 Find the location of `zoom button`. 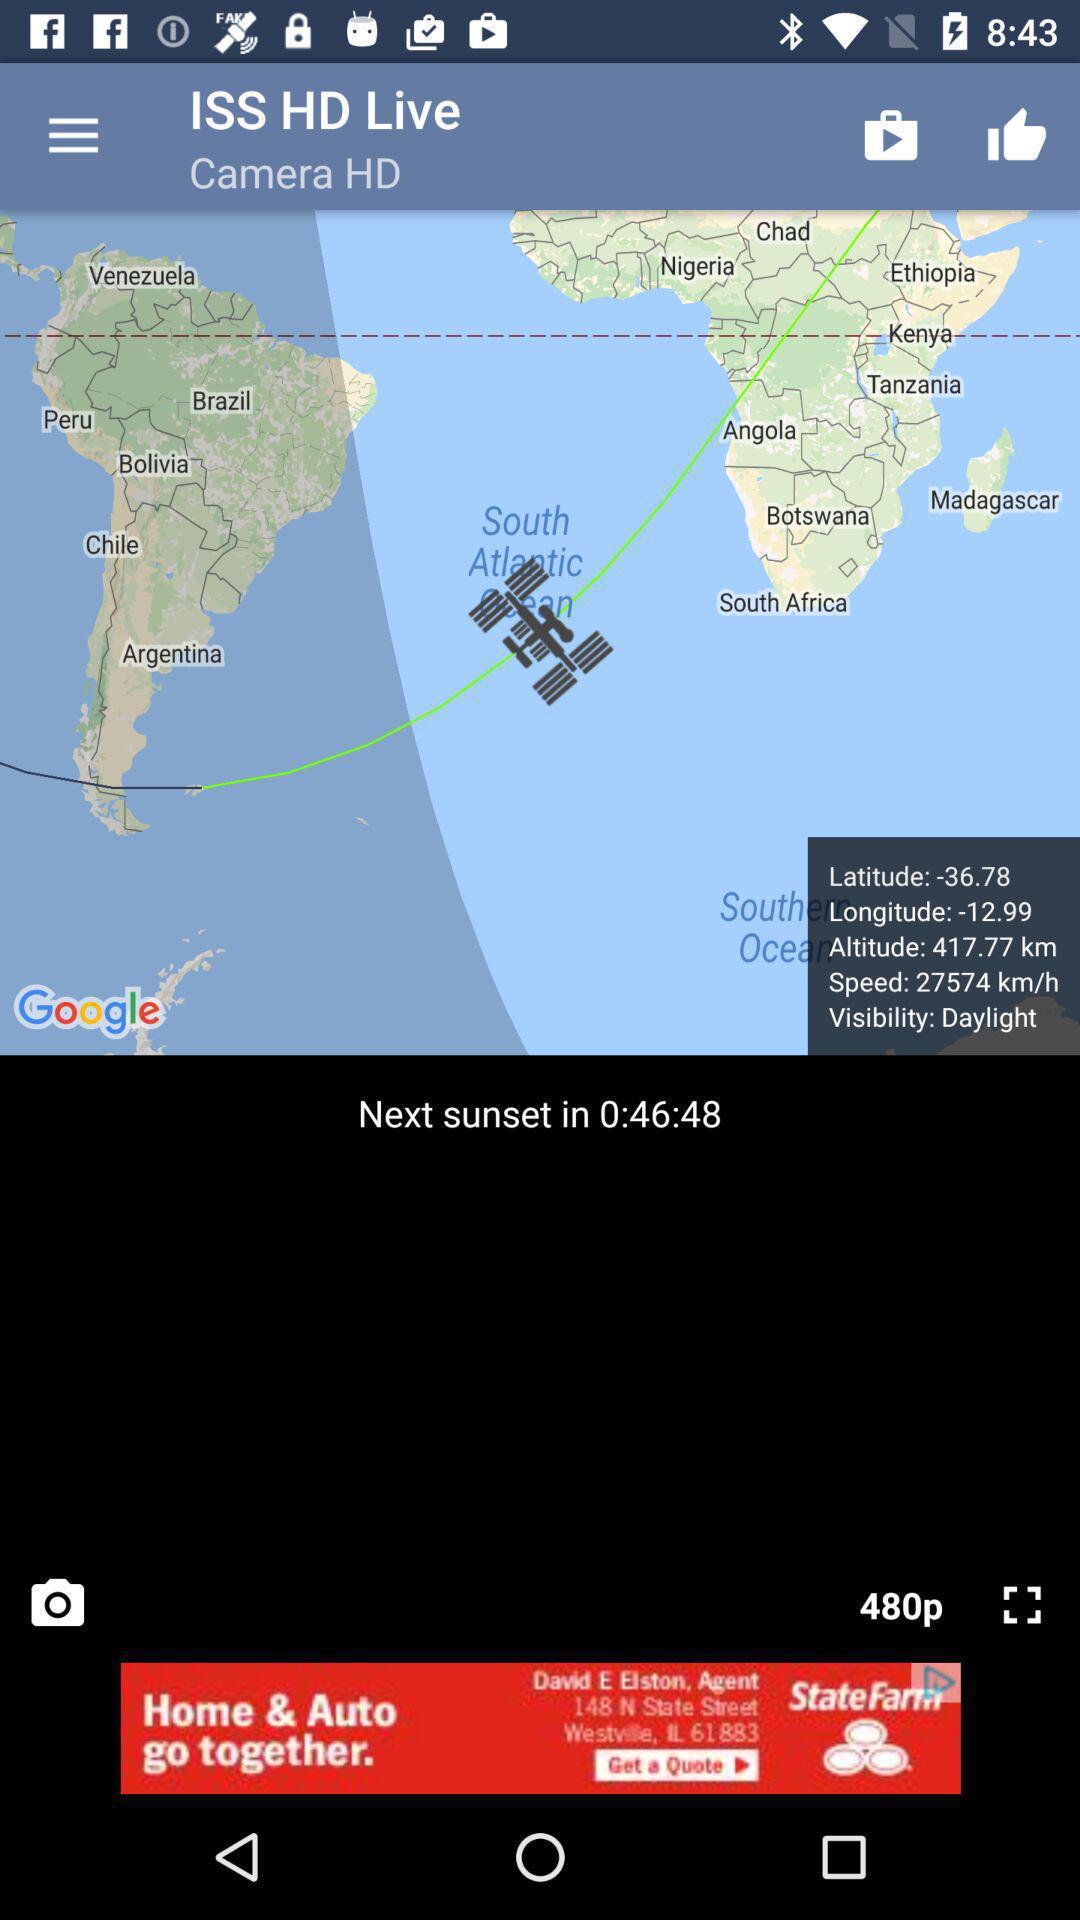

zoom button is located at coordinates (1022, 1604).